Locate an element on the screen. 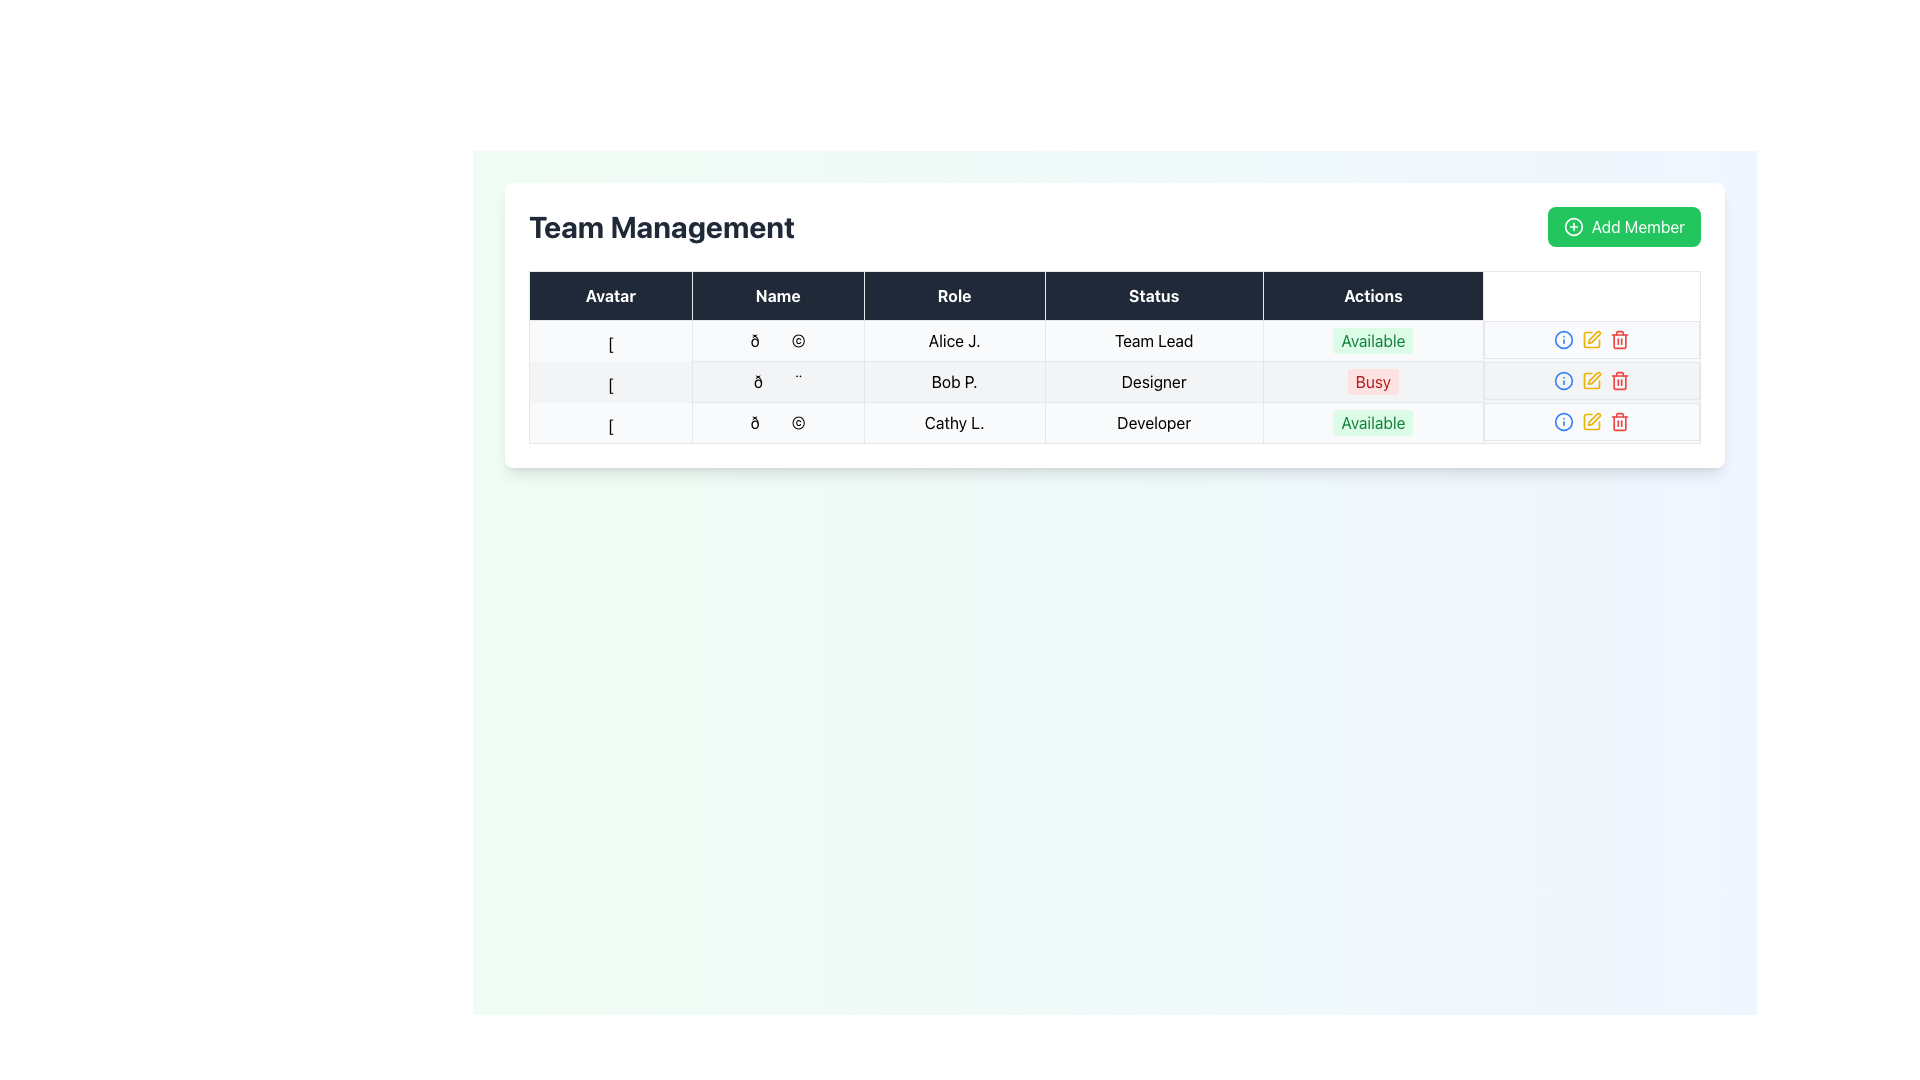 This screenshot has height=1080, width=1920. the red trash can icon button located at the far right of the action buttons for 'Bob P.' in the team management table is located at coordinates (1620, 380).